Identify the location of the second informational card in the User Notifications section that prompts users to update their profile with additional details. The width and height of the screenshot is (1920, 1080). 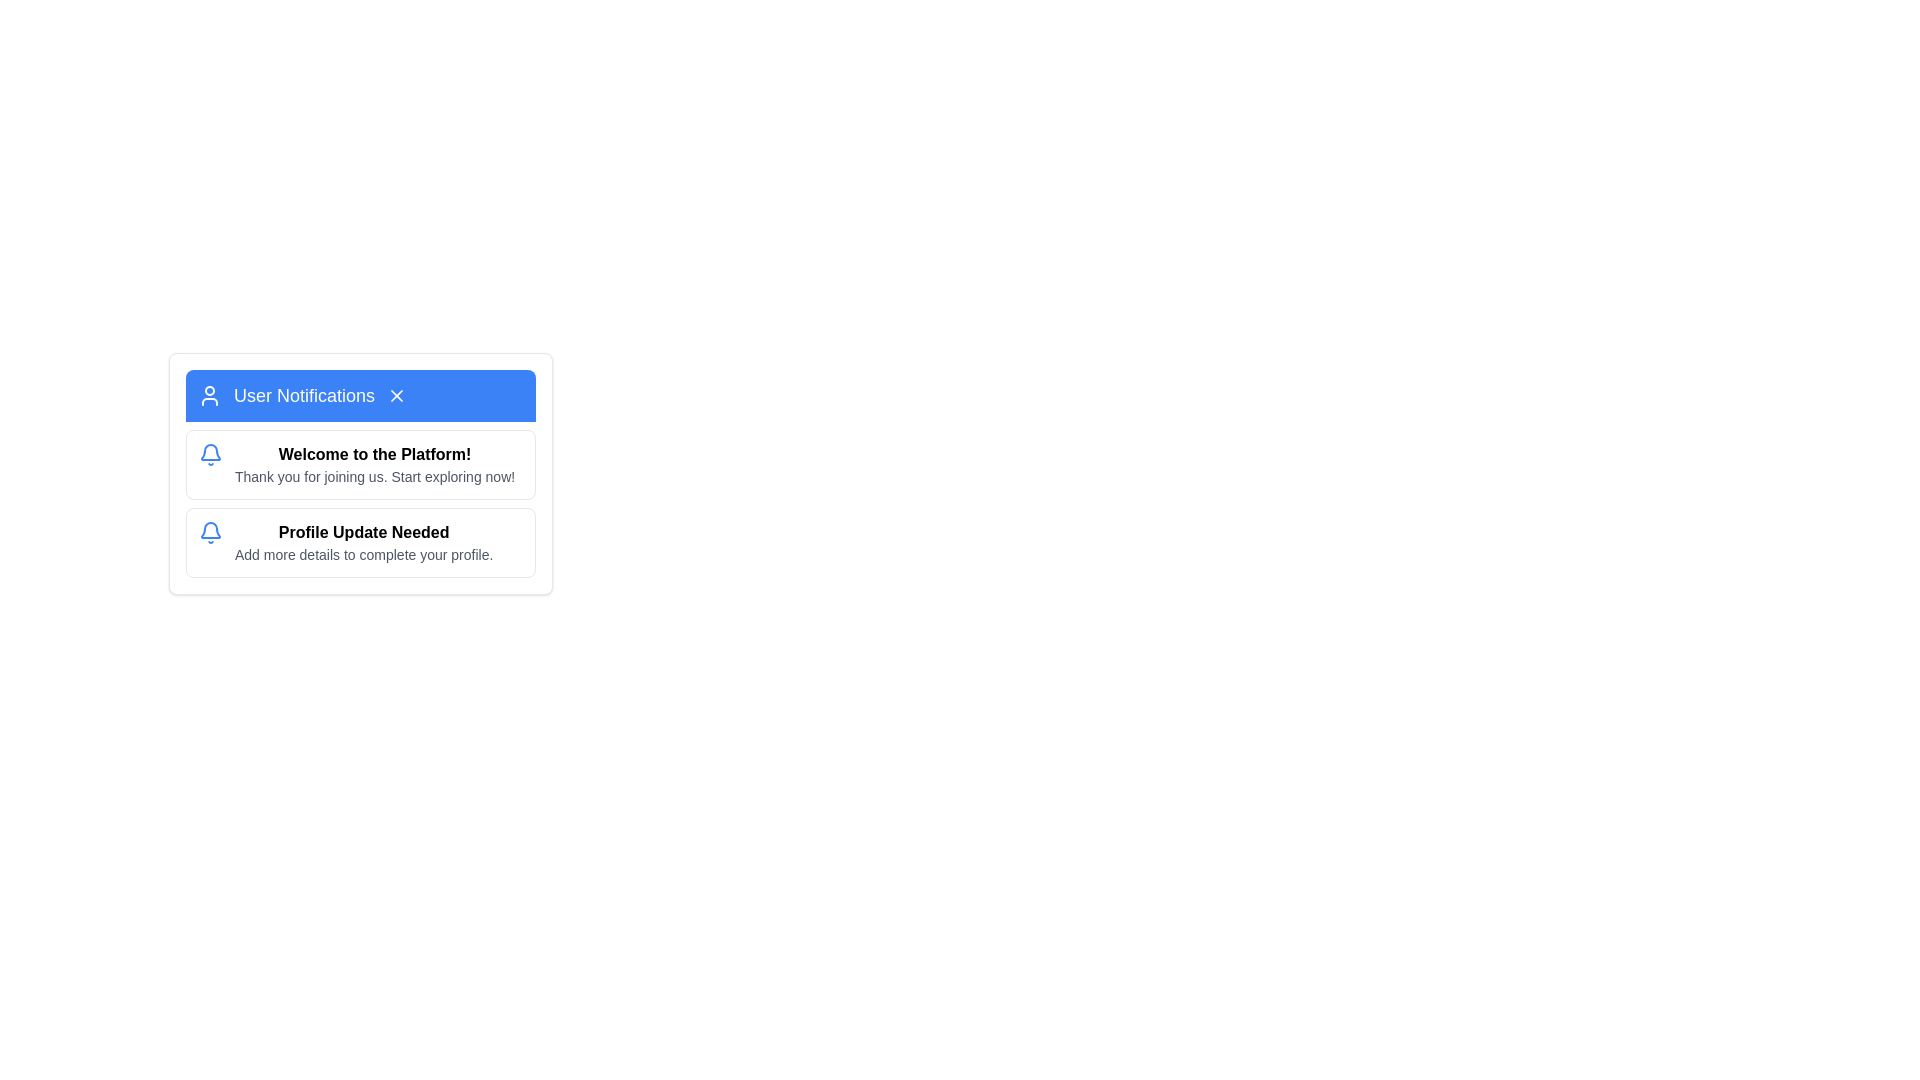
(360, 543).